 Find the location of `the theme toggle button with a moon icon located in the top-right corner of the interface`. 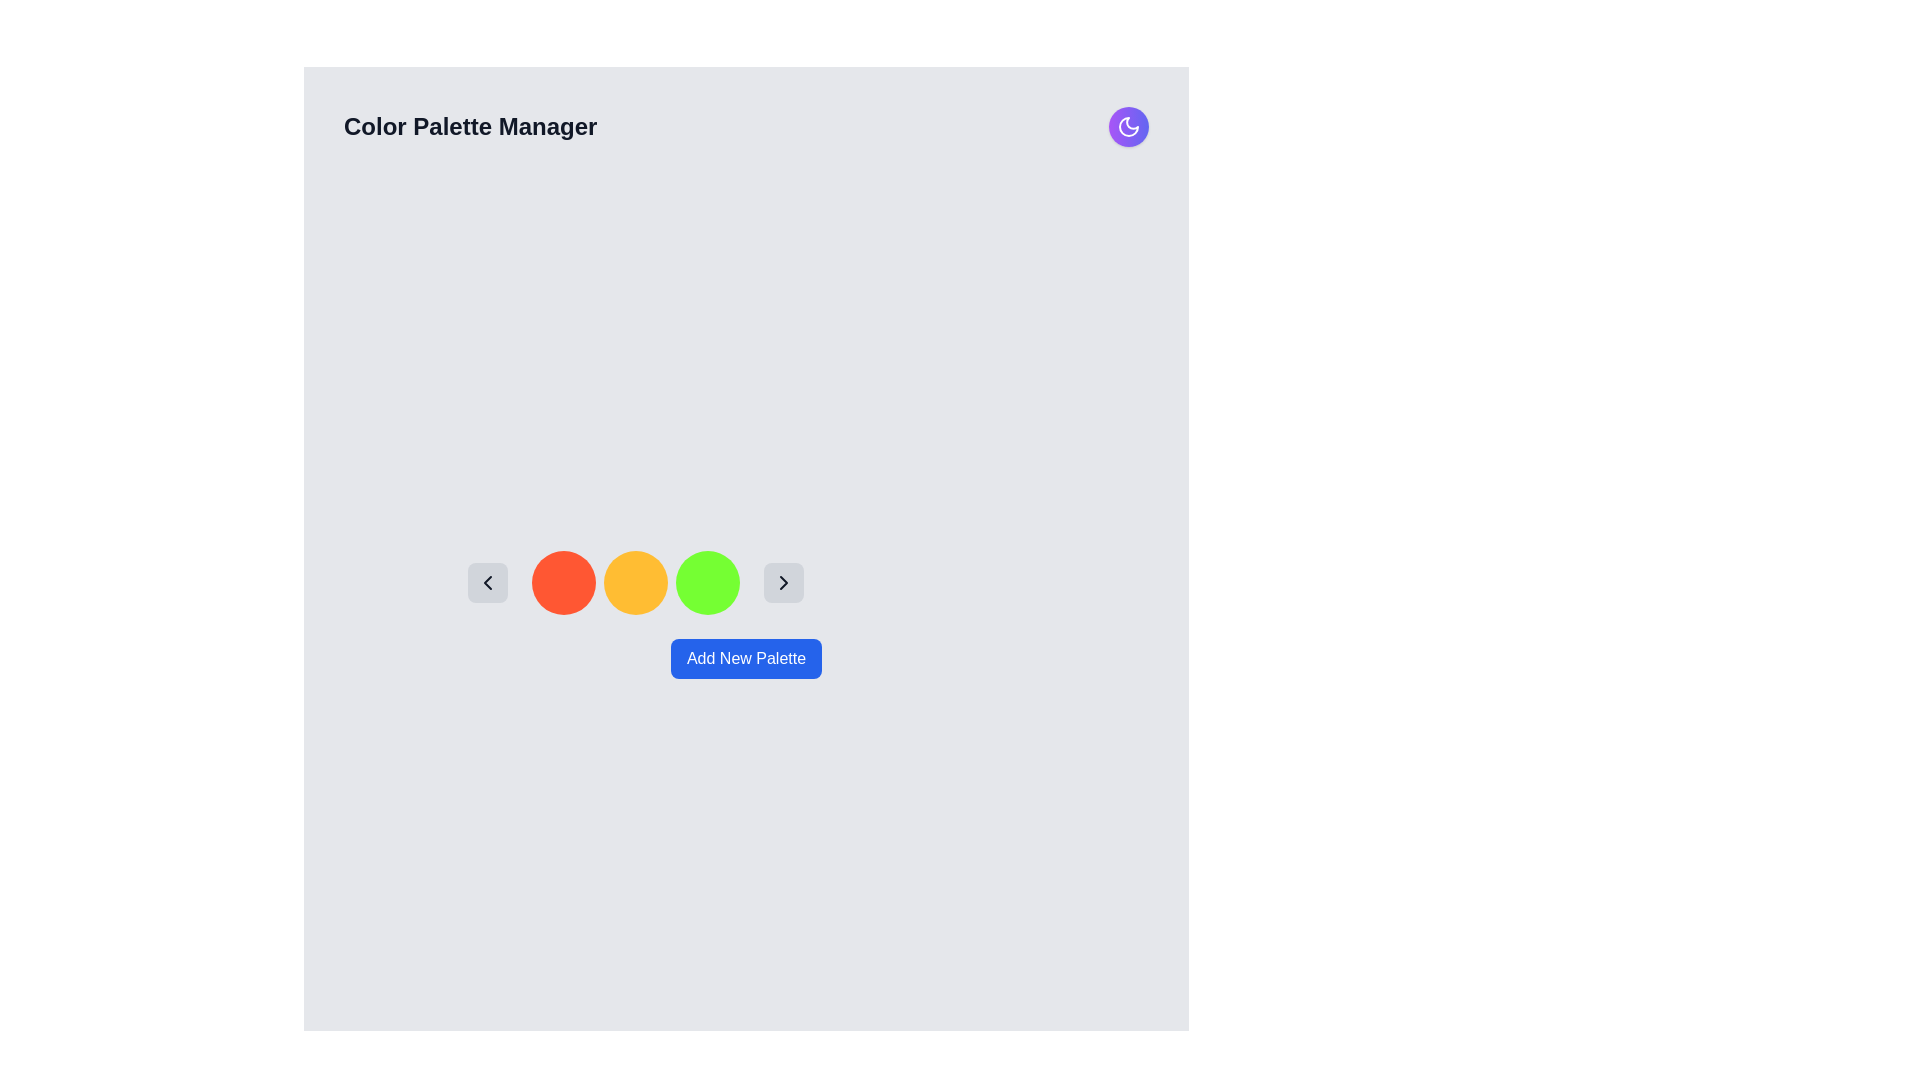

the theme toggle button with a moon icon located in the top-right corner of the interface is located at coordinates (1128, 127).